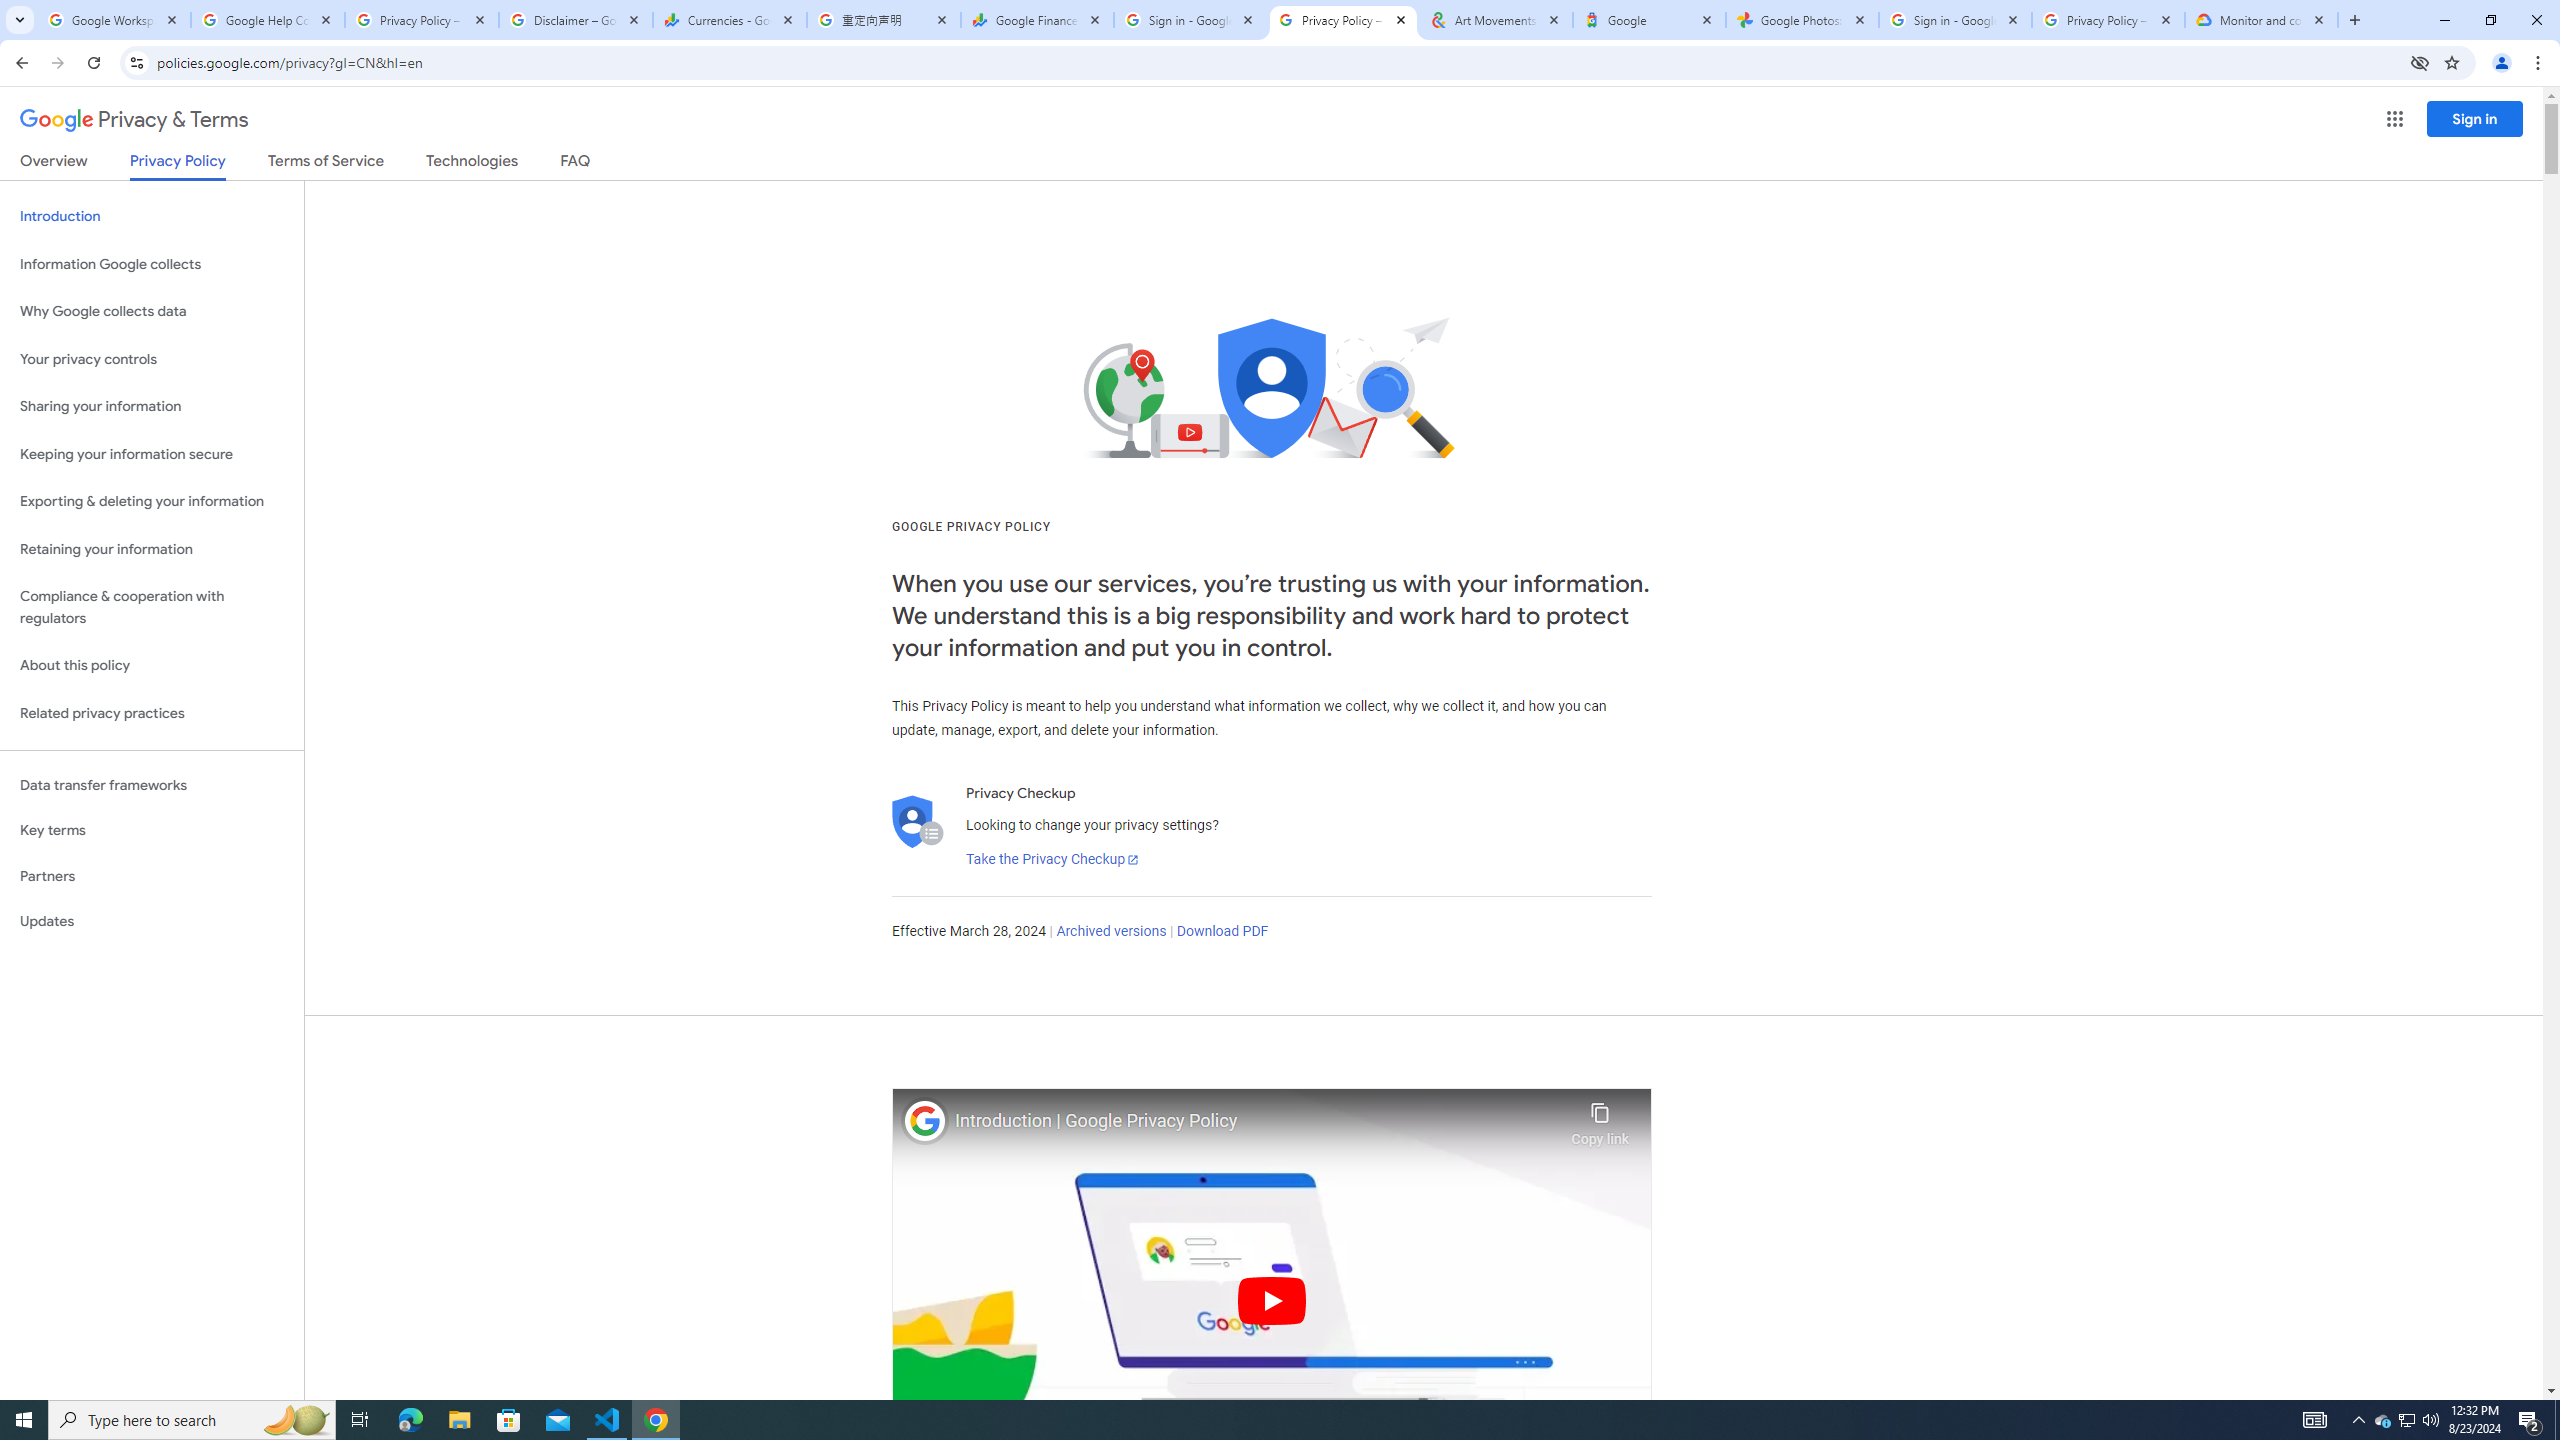 This screenshot has height=1440, width=2560. What do you see at coordinates (151, 876) in the screenshot?
I see `'Partners'` at bounding box center [151, 876].